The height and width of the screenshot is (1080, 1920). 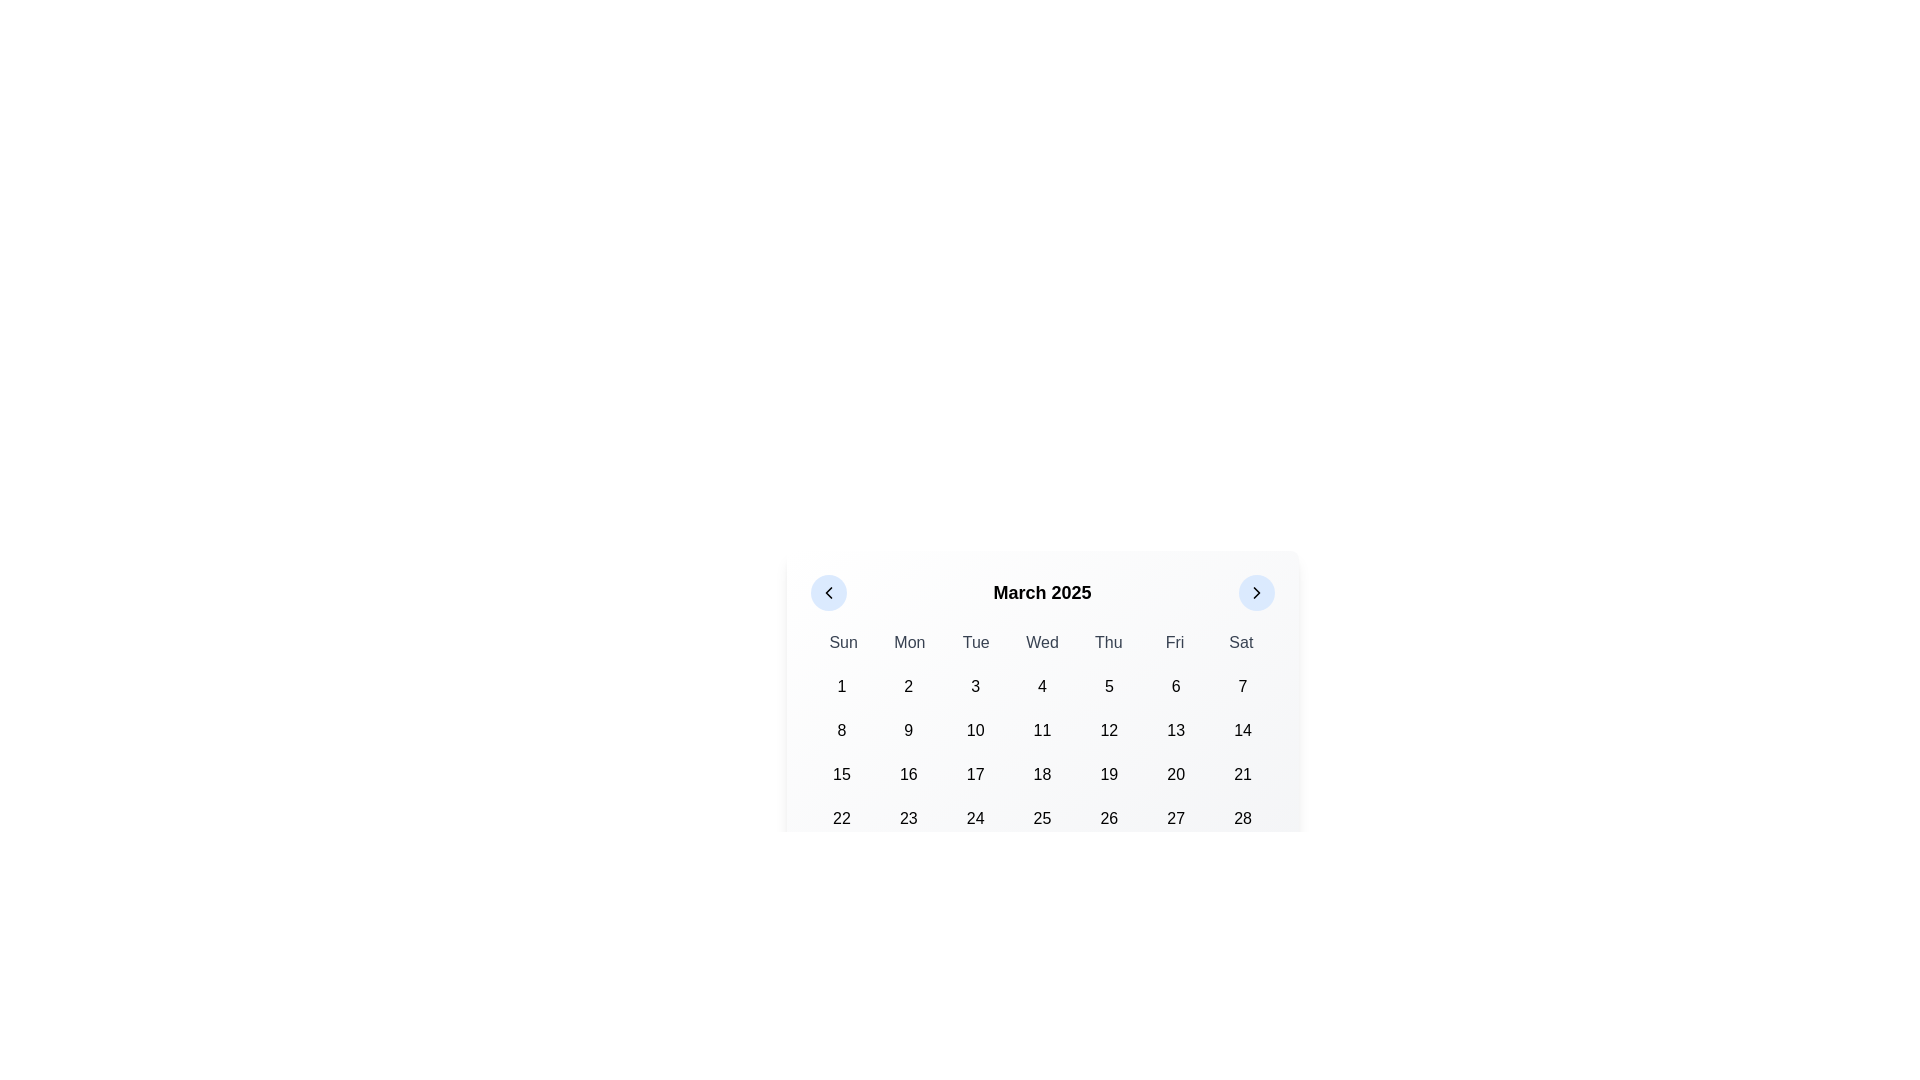 What do you see at coordinates (1255, 592) in the screenshot?
I see `the circular button with a light blue background and a right-pointing chevron icon to change its background color` at bounding box center [1255, 592].